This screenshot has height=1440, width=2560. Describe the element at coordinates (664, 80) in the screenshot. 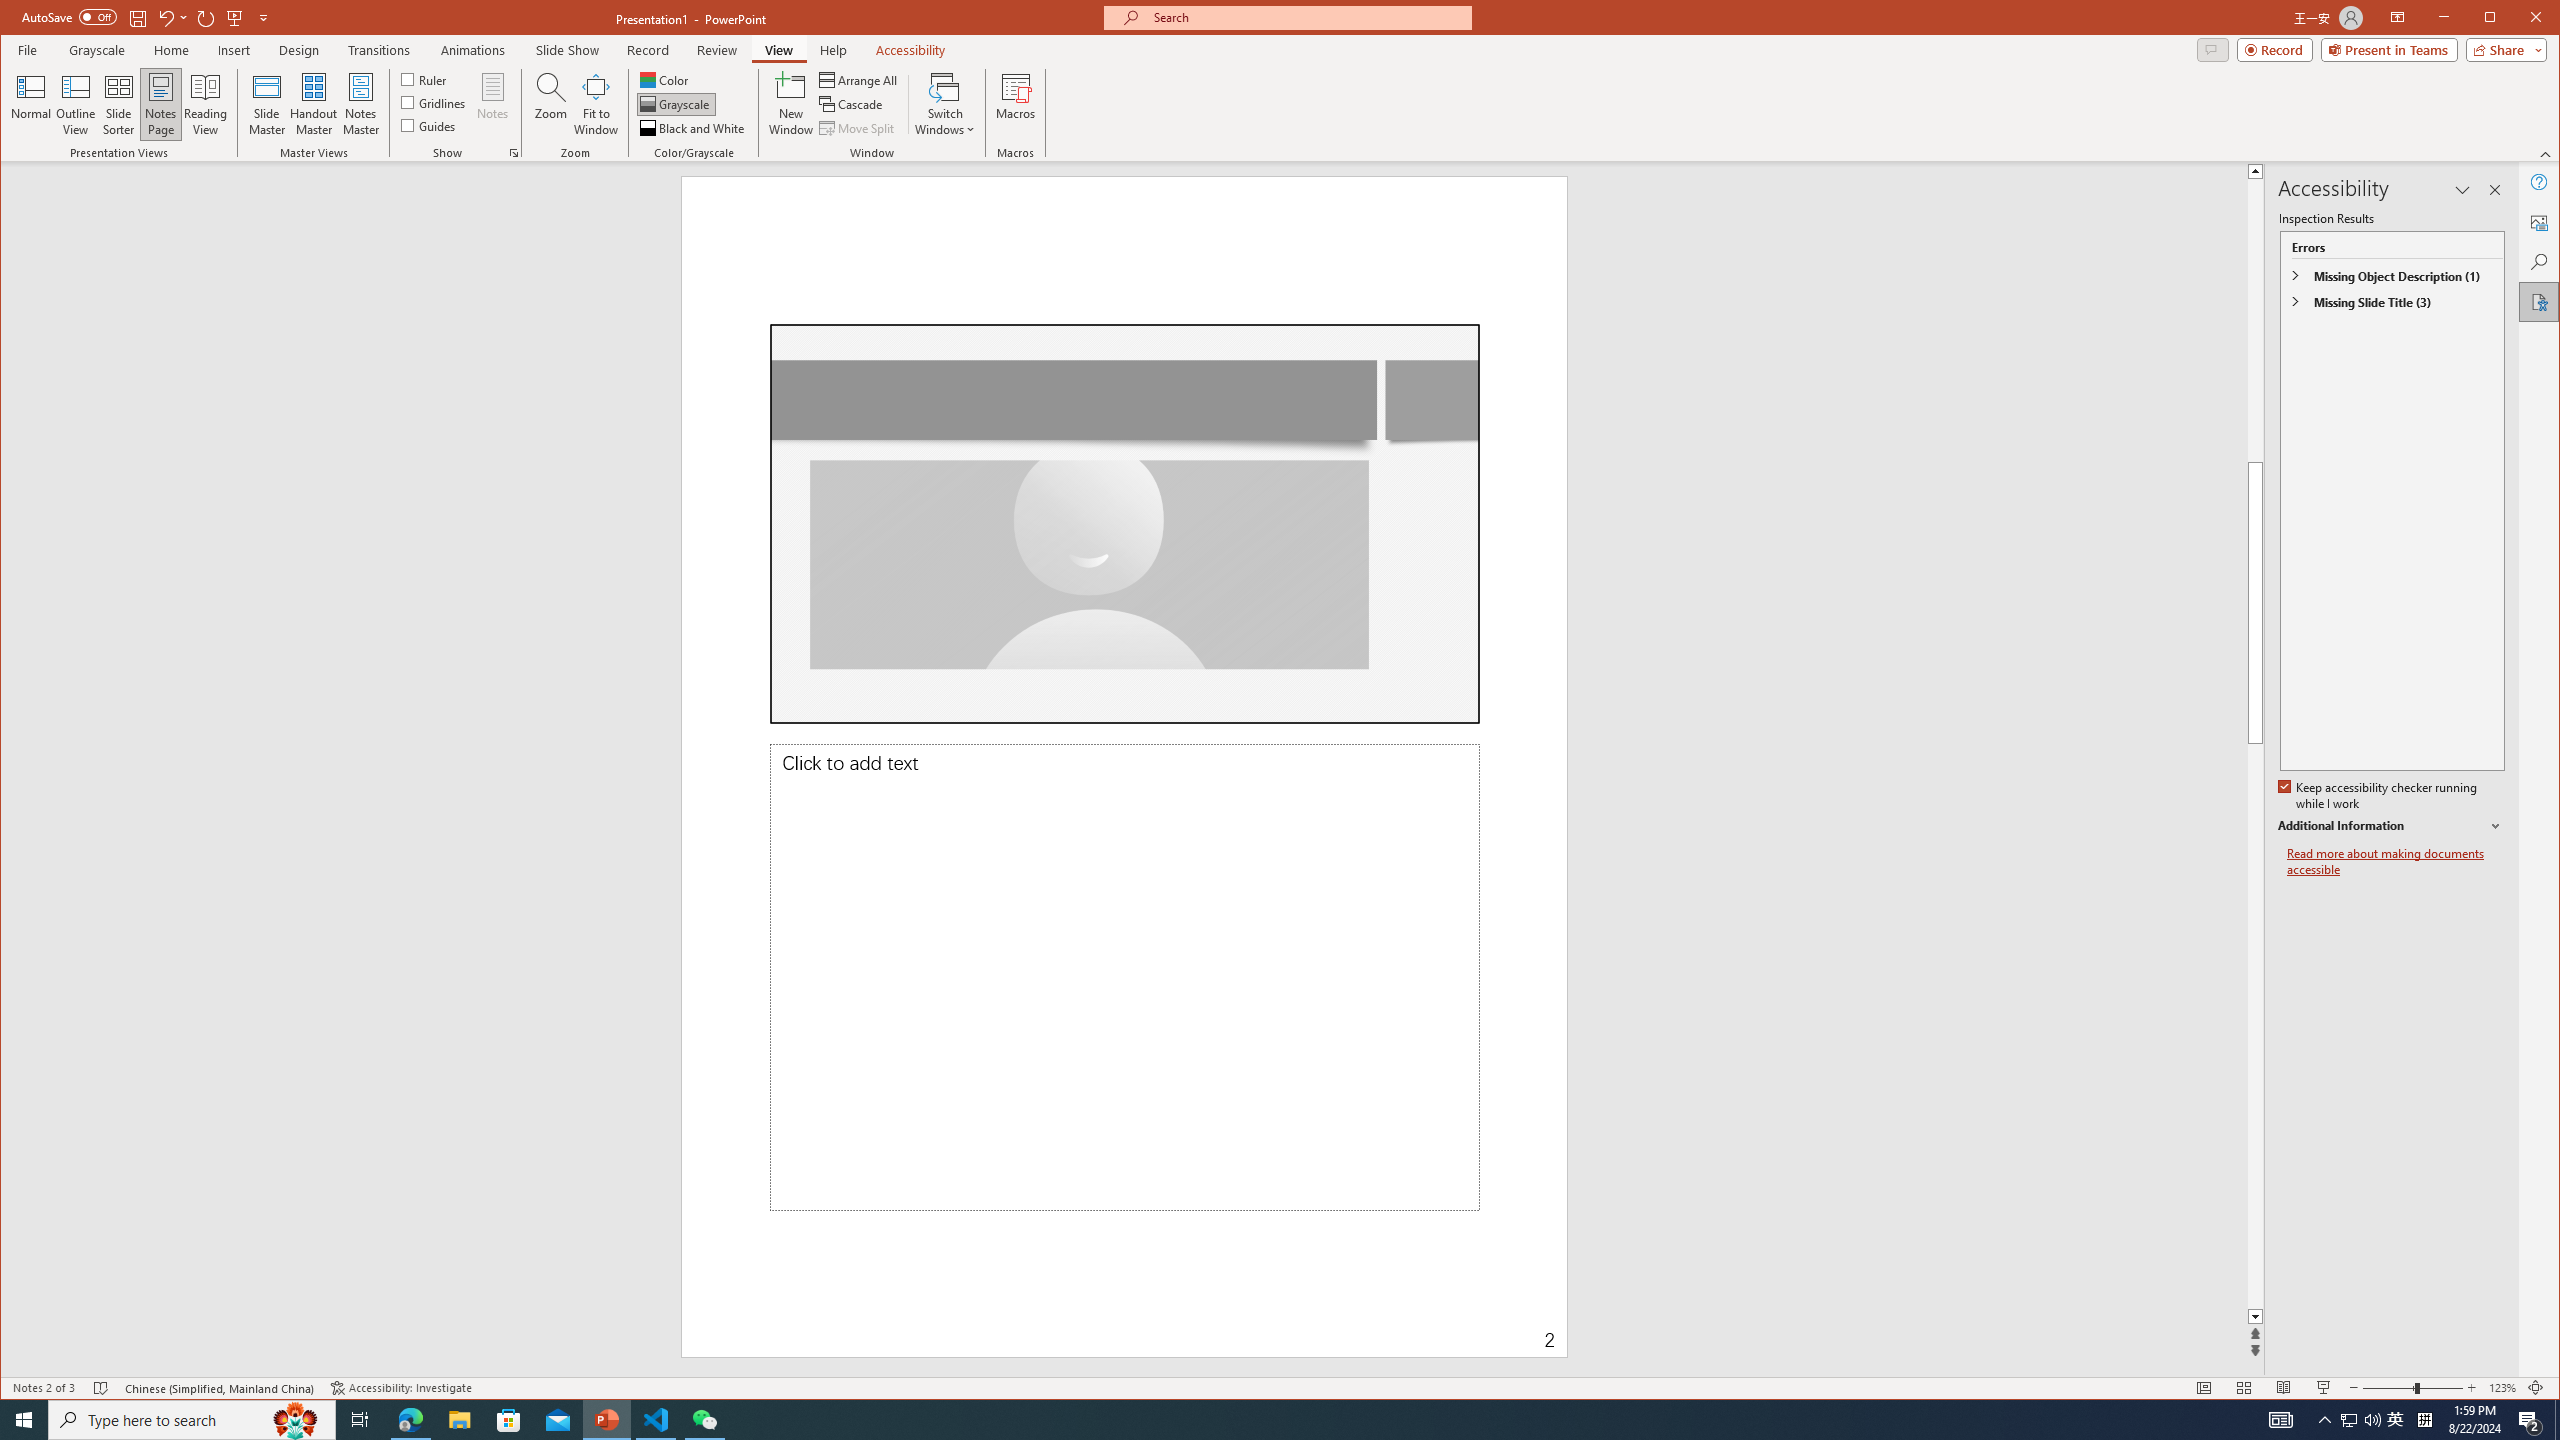

I see `'Color'` at that location.